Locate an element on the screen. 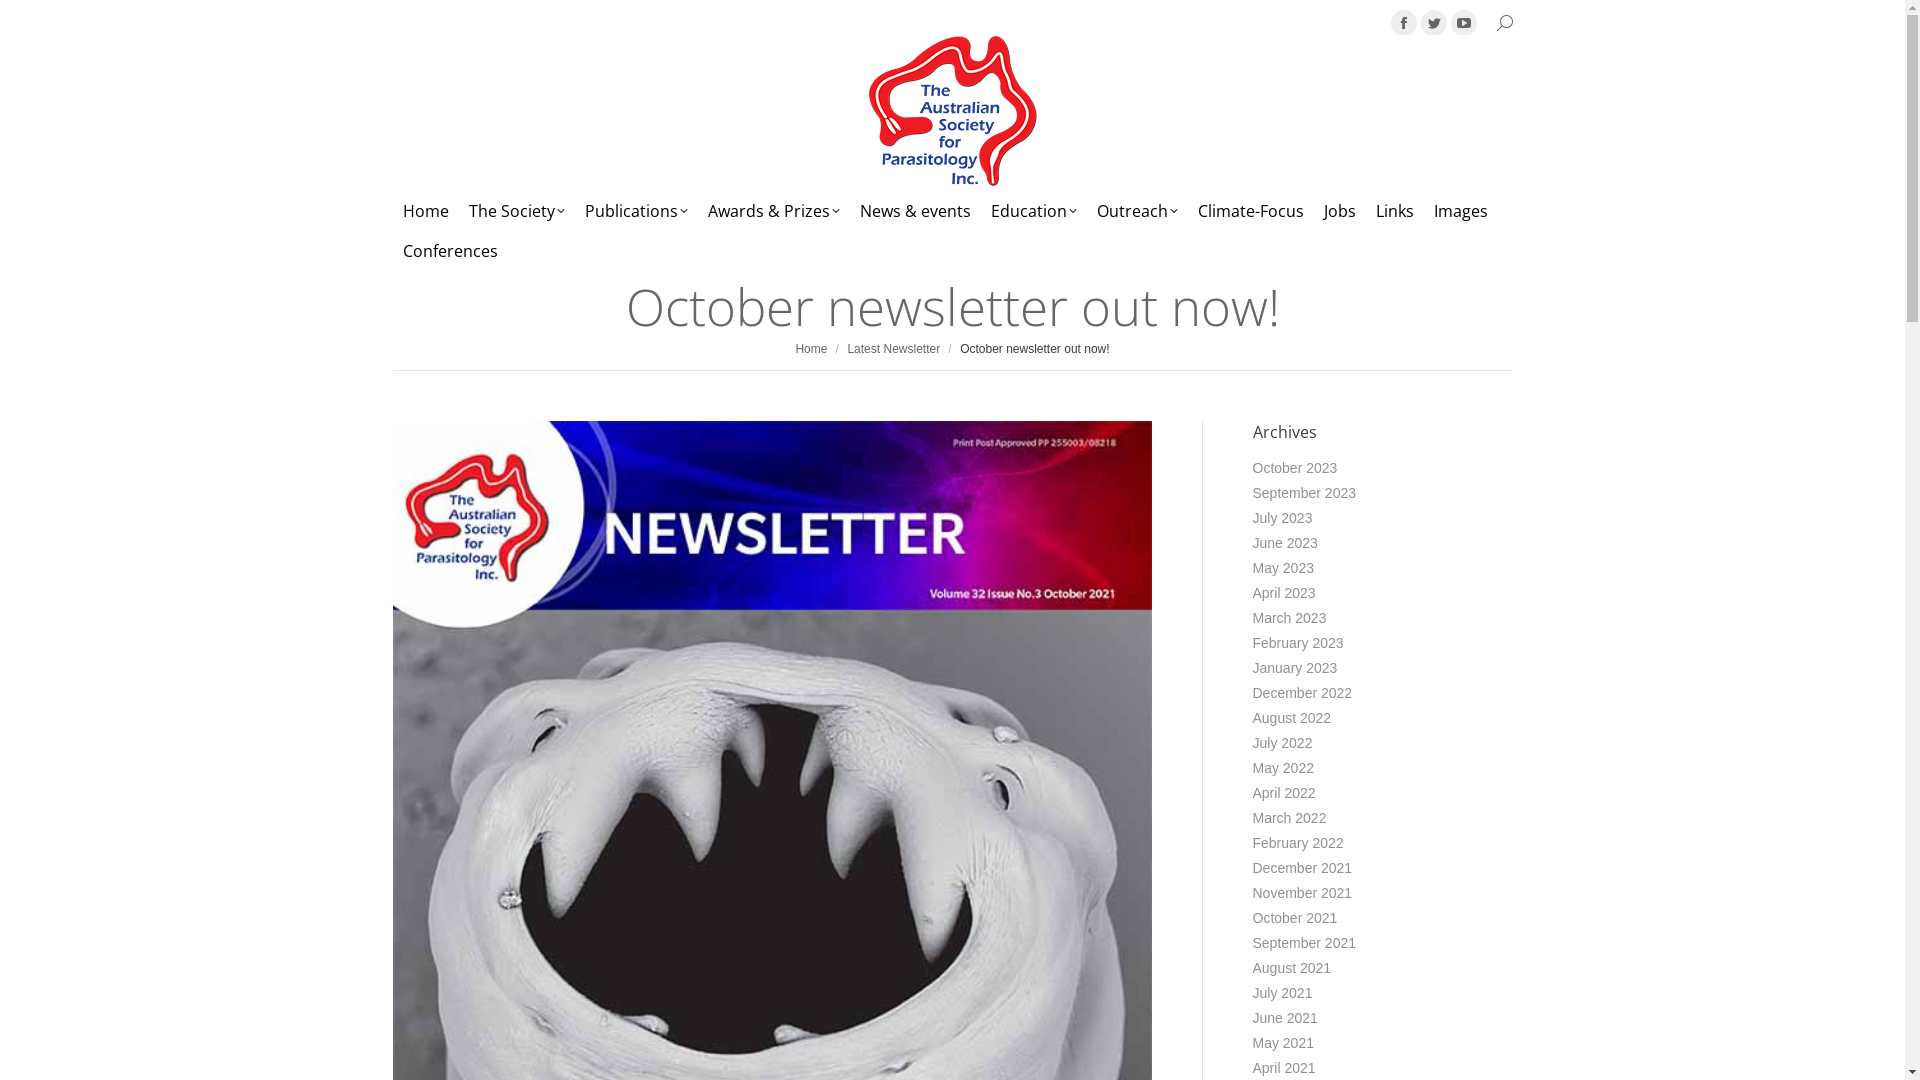 The image size is (1920, 1080). 'May 2022' is located at coordinates (1282, 766).